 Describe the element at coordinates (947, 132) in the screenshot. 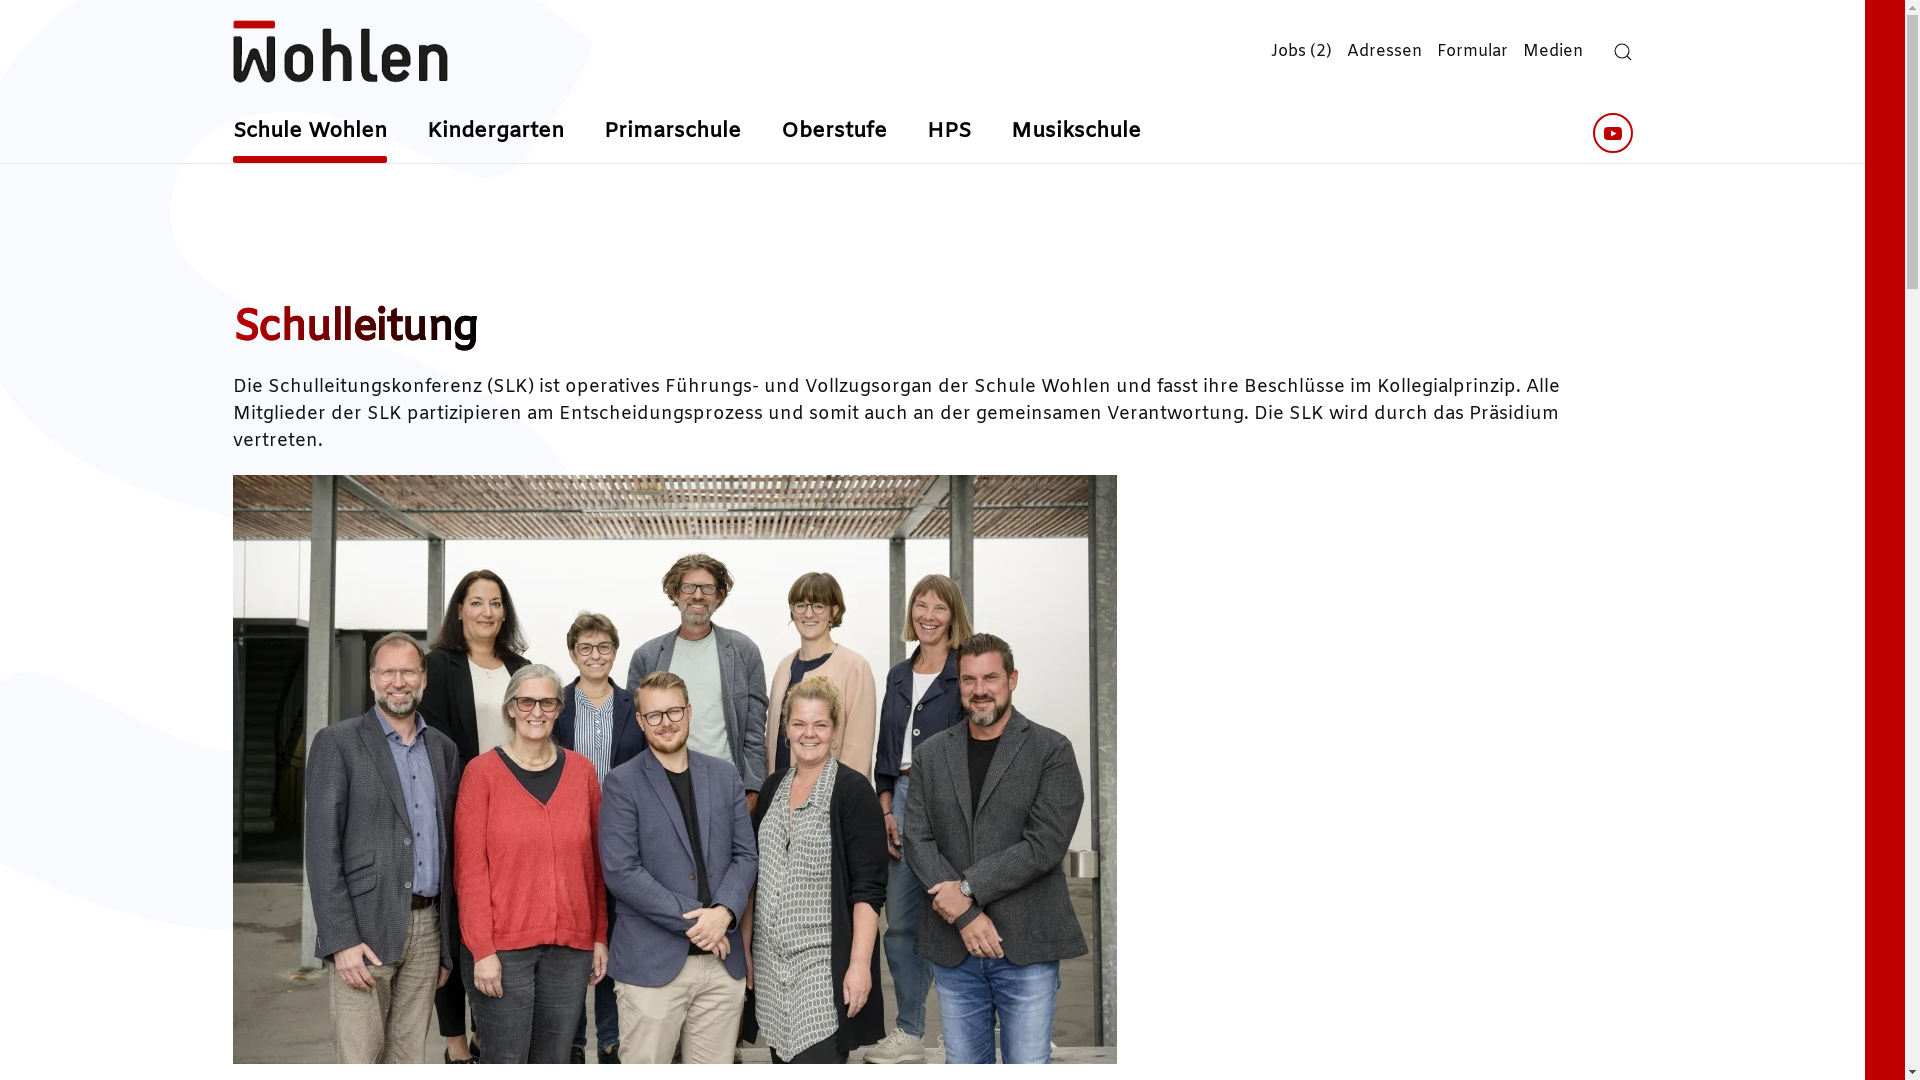

I see `'HPS'` at that location.